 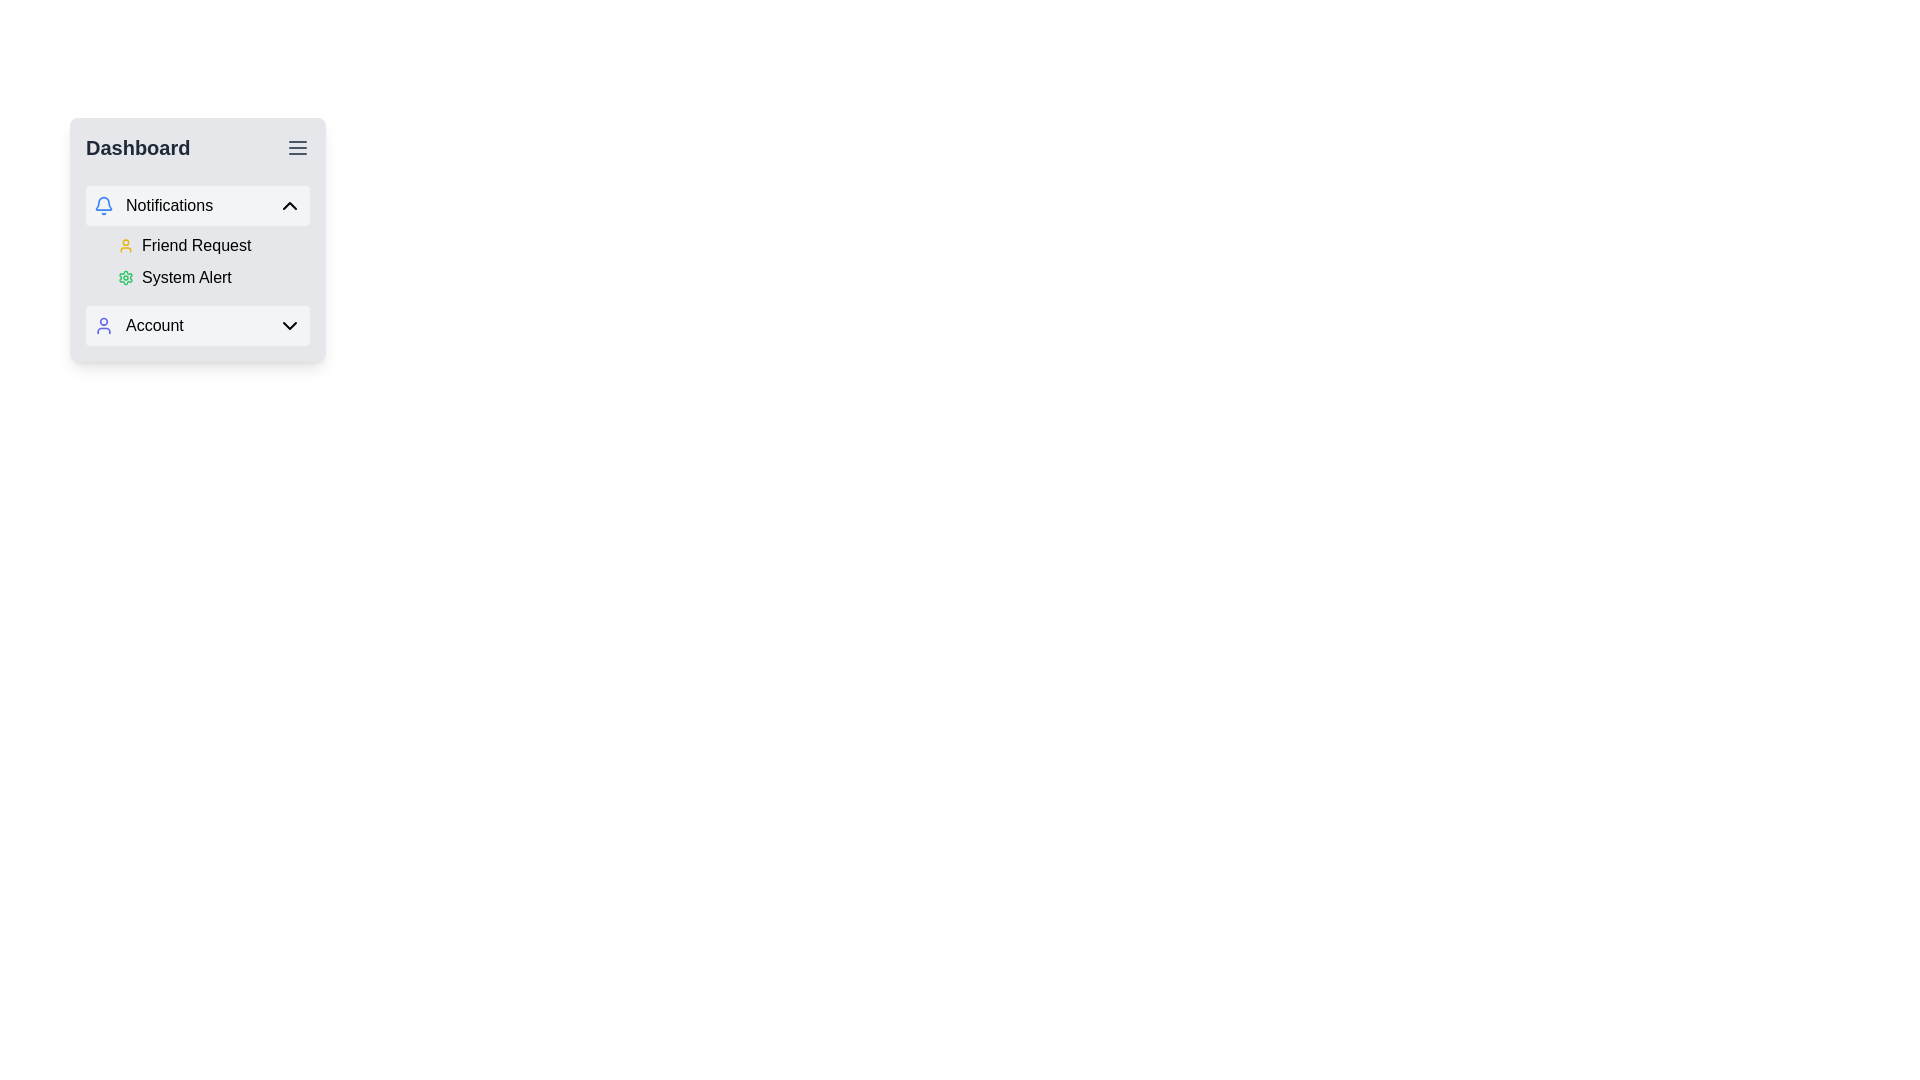 I want to click on the menu icon located in the top-right corner of the sidebar labeled 'Dashboard', so click(x=296, y=146).